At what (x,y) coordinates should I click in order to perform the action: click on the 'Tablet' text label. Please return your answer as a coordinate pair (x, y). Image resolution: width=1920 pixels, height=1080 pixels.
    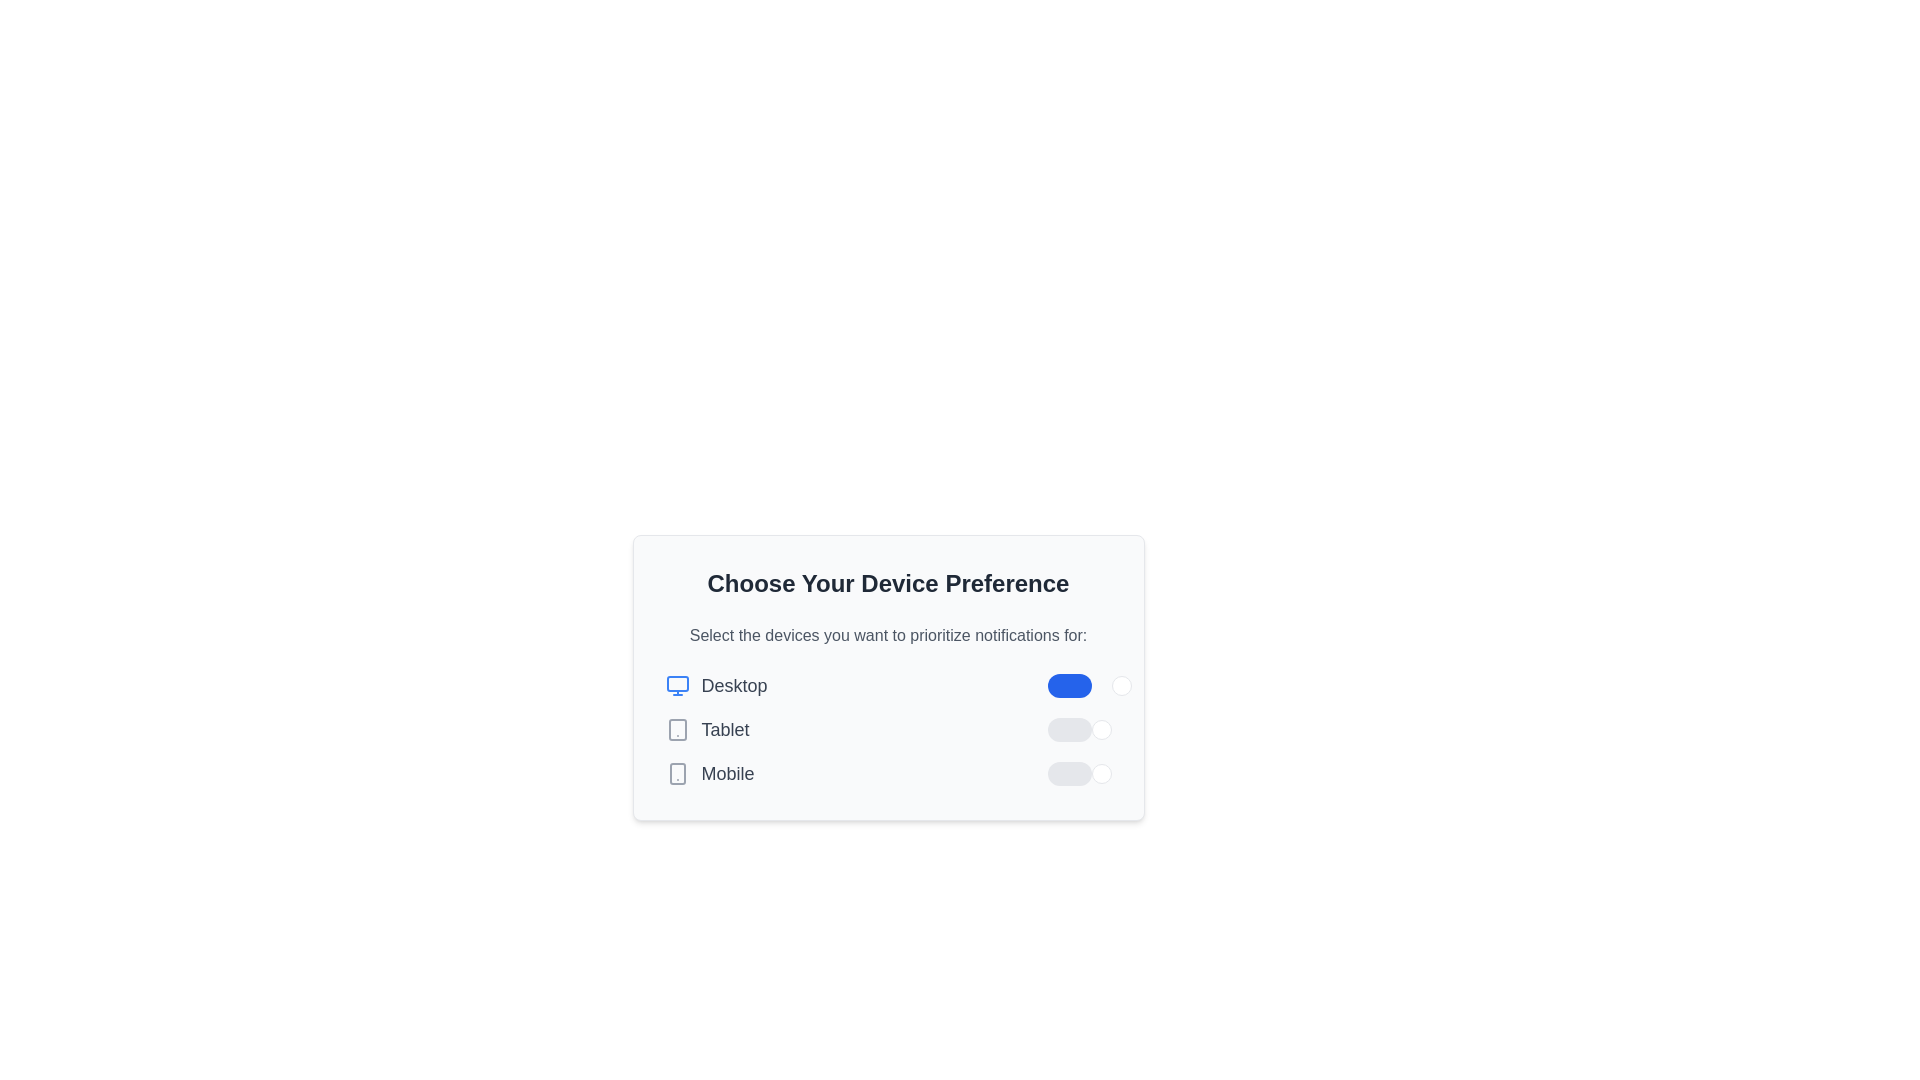
    Looking at the image, I should click on (724, 729).